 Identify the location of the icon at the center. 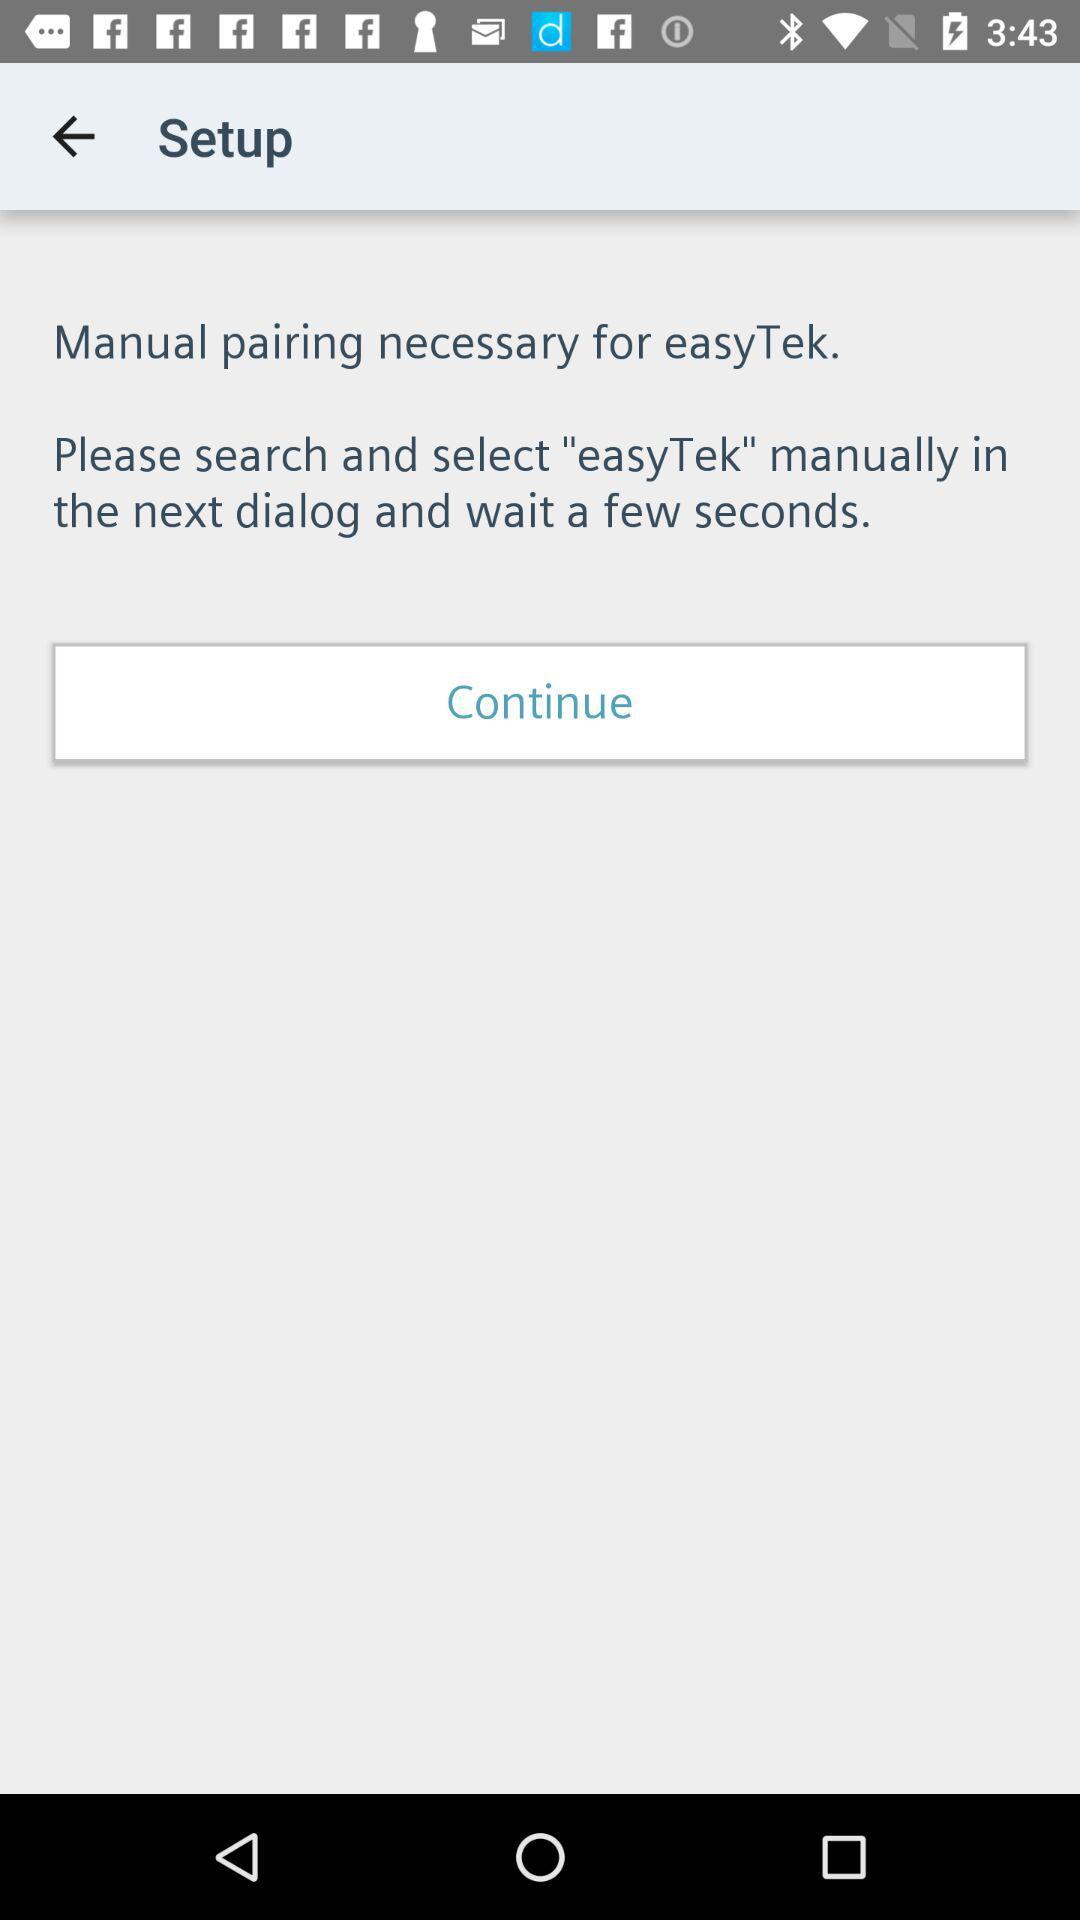
(540, 702).